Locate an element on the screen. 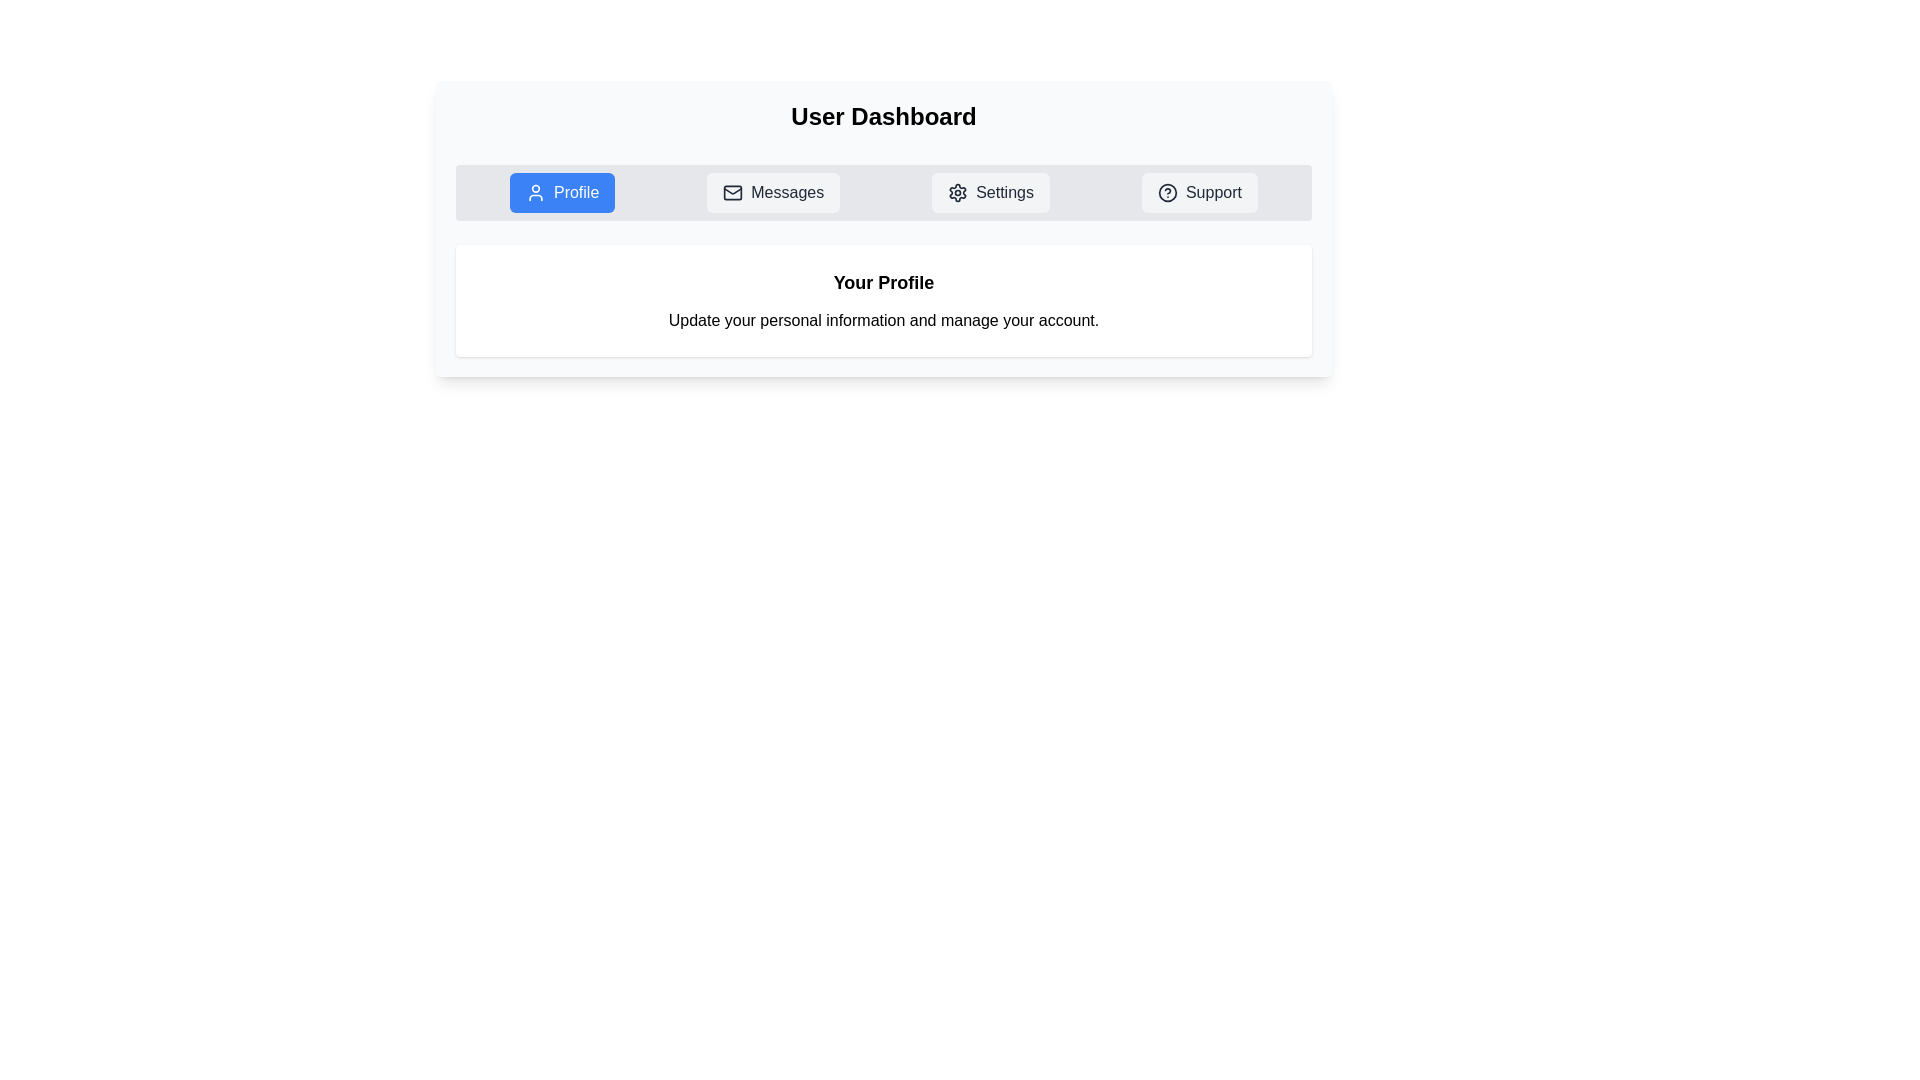  the 'Support' button located in the top-right section of the navigation bar, which has a light gray background and features a question mark icon is located at coordinates (1200, 192).